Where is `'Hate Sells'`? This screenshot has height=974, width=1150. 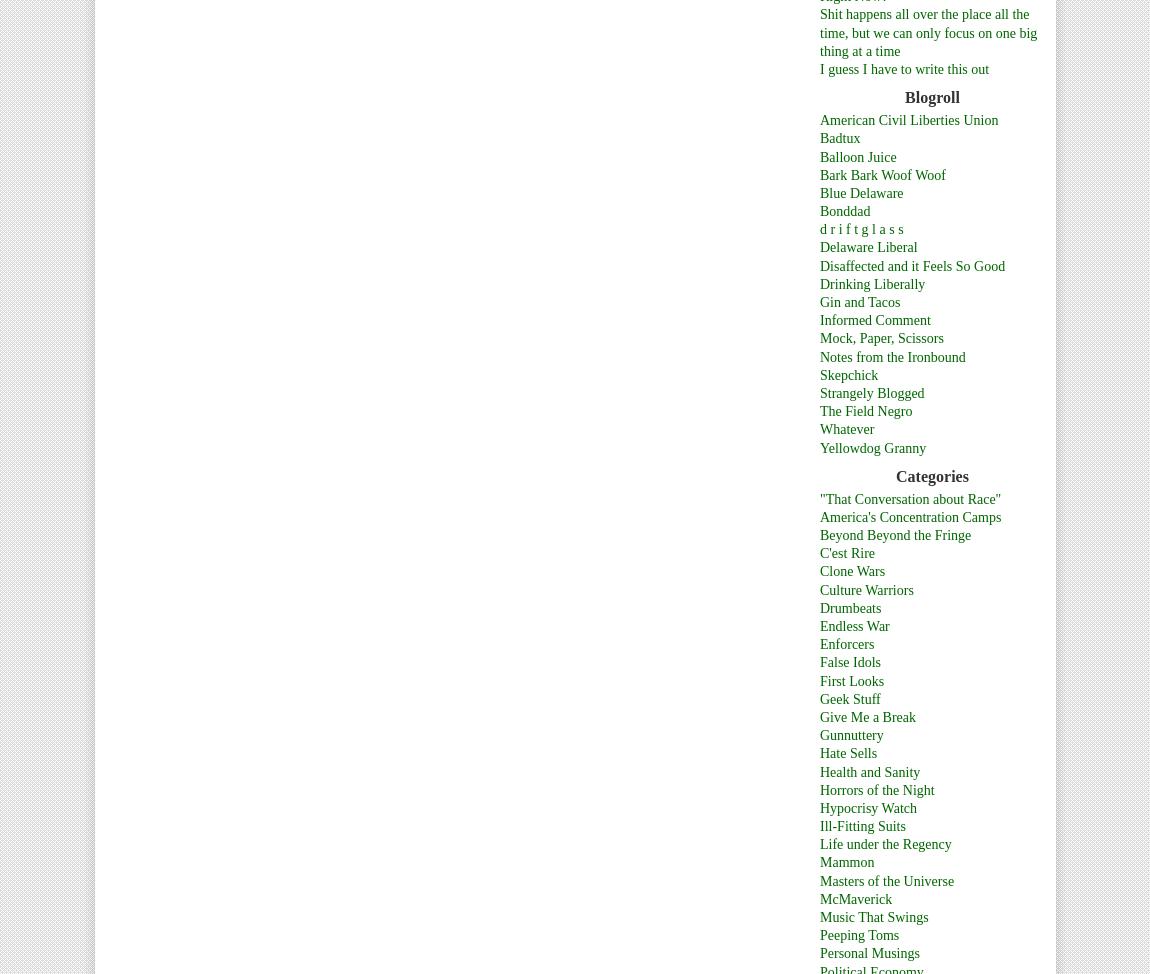 'Hate Sells' is located at coordinates (847, 752).